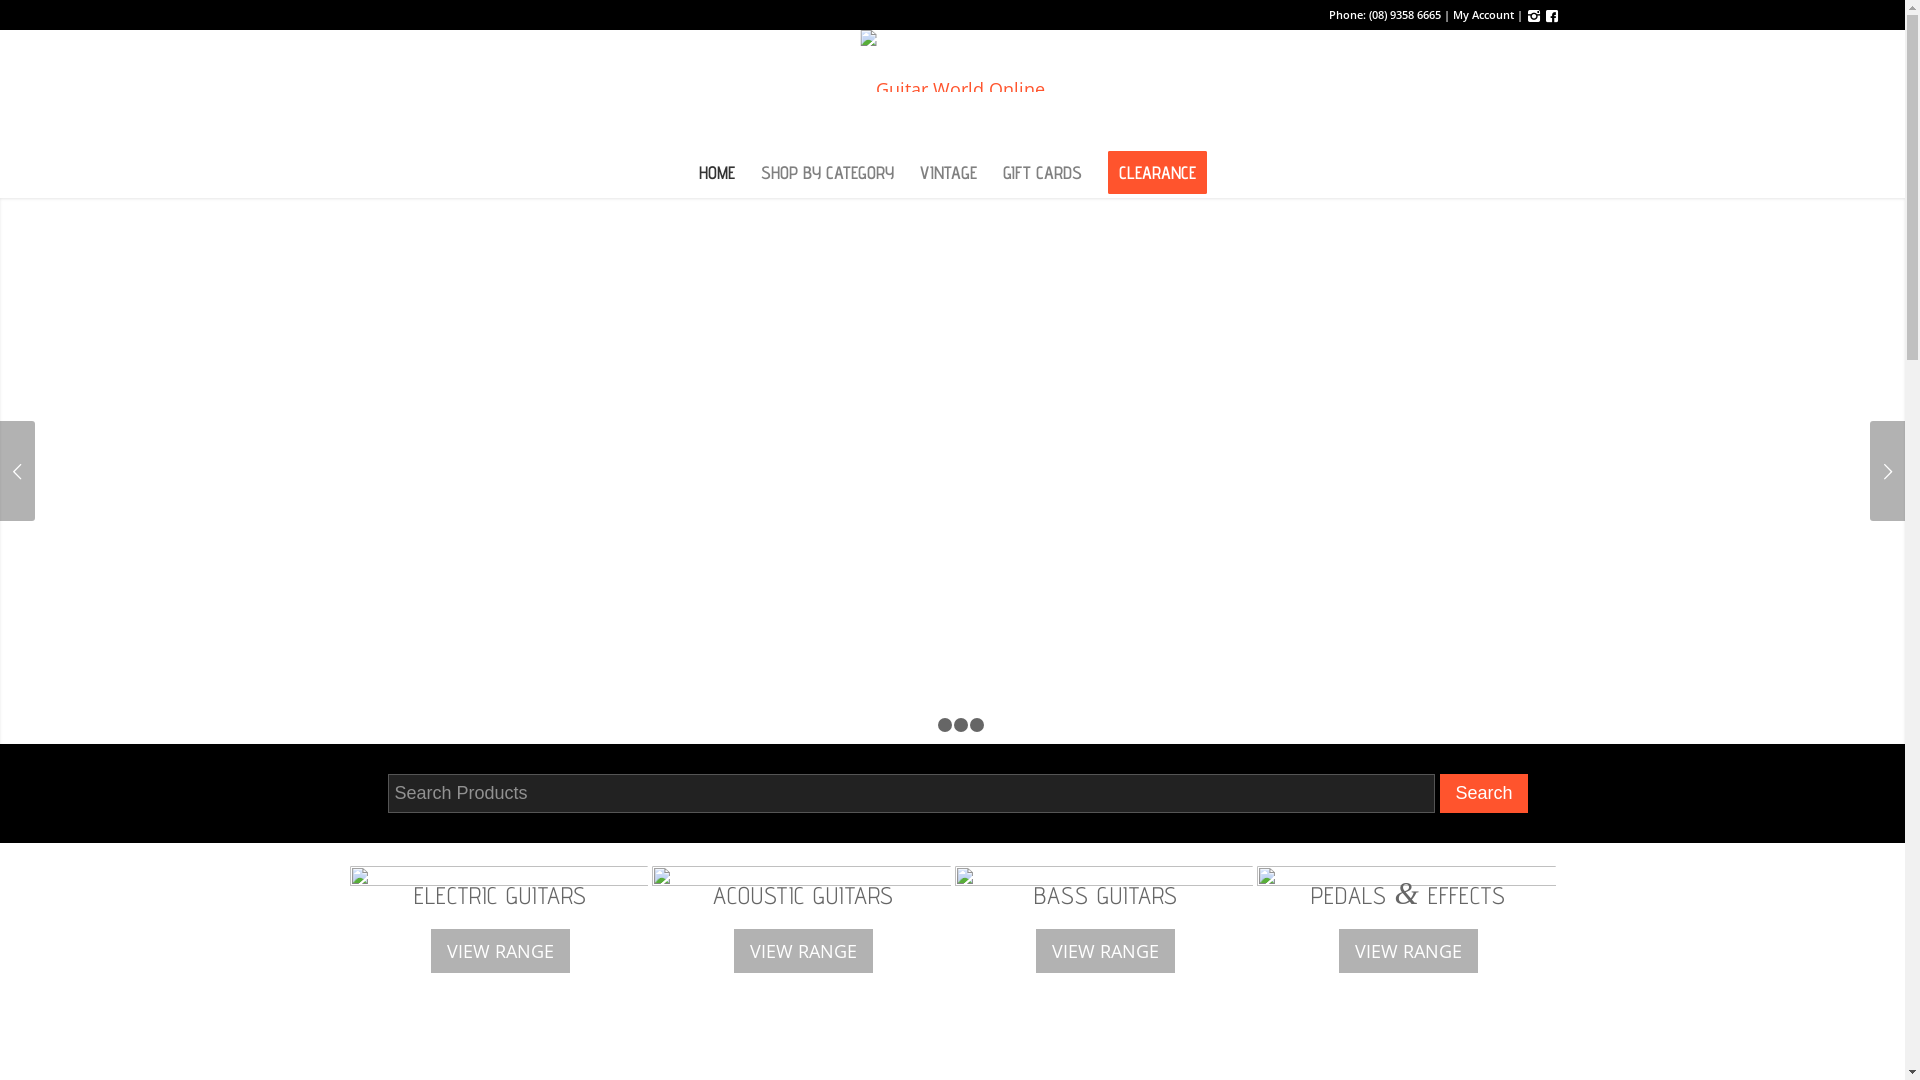  What do you see at coordinates (951, 87) in the screenshot?
I see `'GW-brand-col'` at bounding box center [951, 87].